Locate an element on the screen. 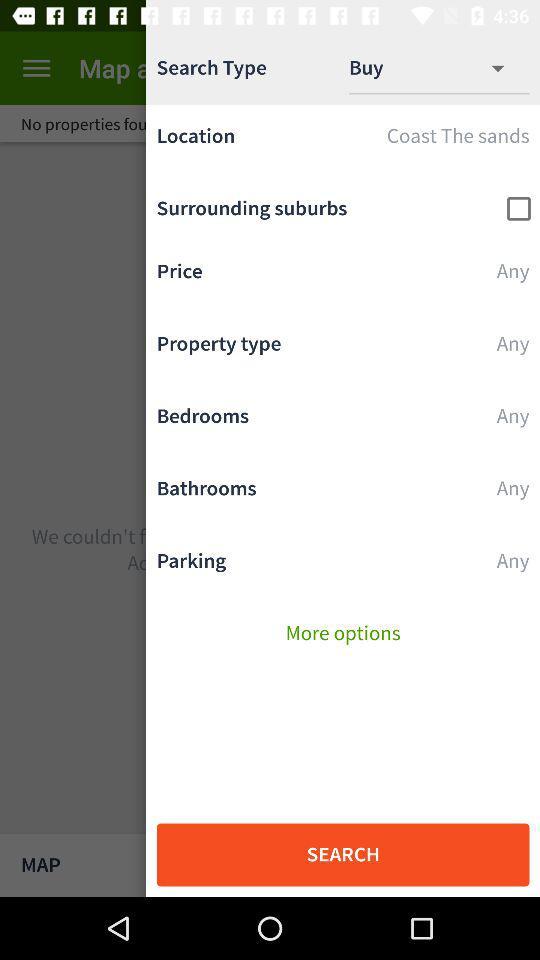 The height and width of the screenshot is (960, 540). parking is located at coordinates (342, 566).